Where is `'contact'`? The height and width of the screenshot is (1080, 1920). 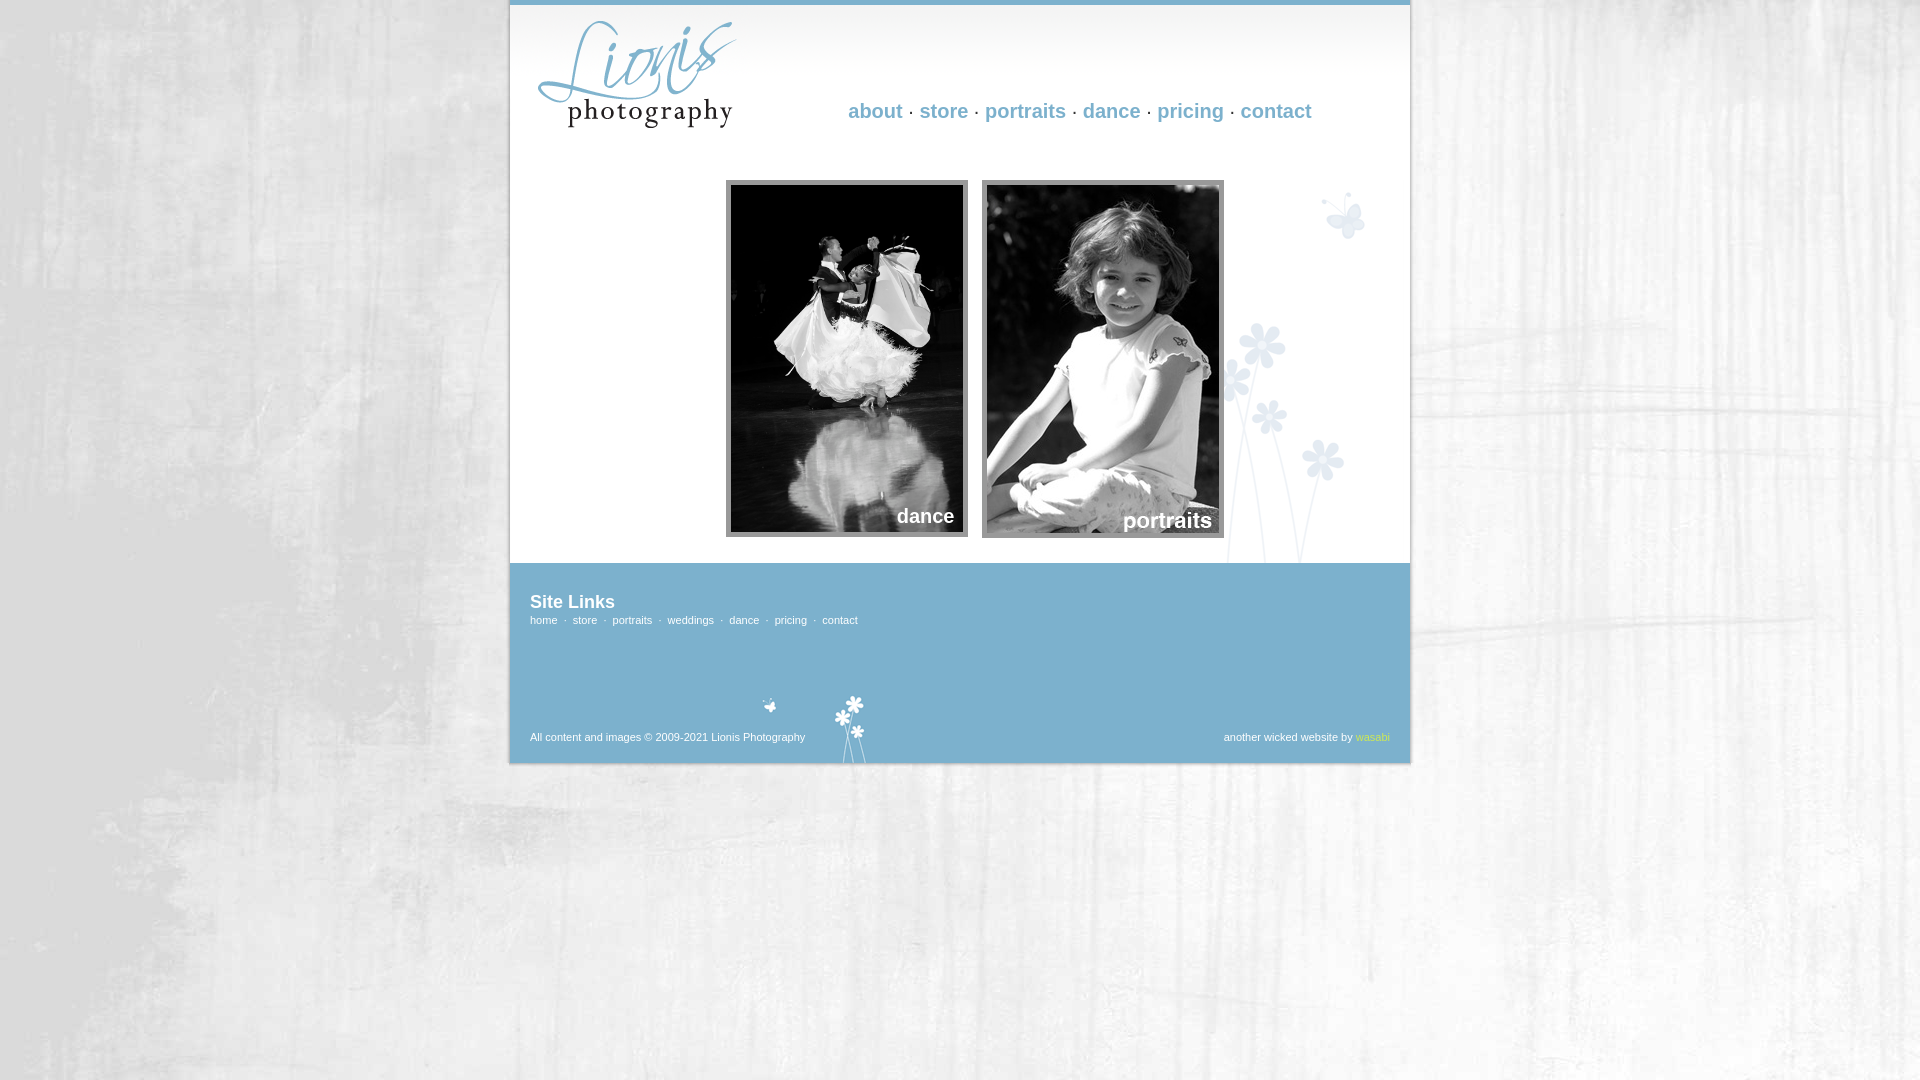 'contact' is located at coordinates (1275, 111).